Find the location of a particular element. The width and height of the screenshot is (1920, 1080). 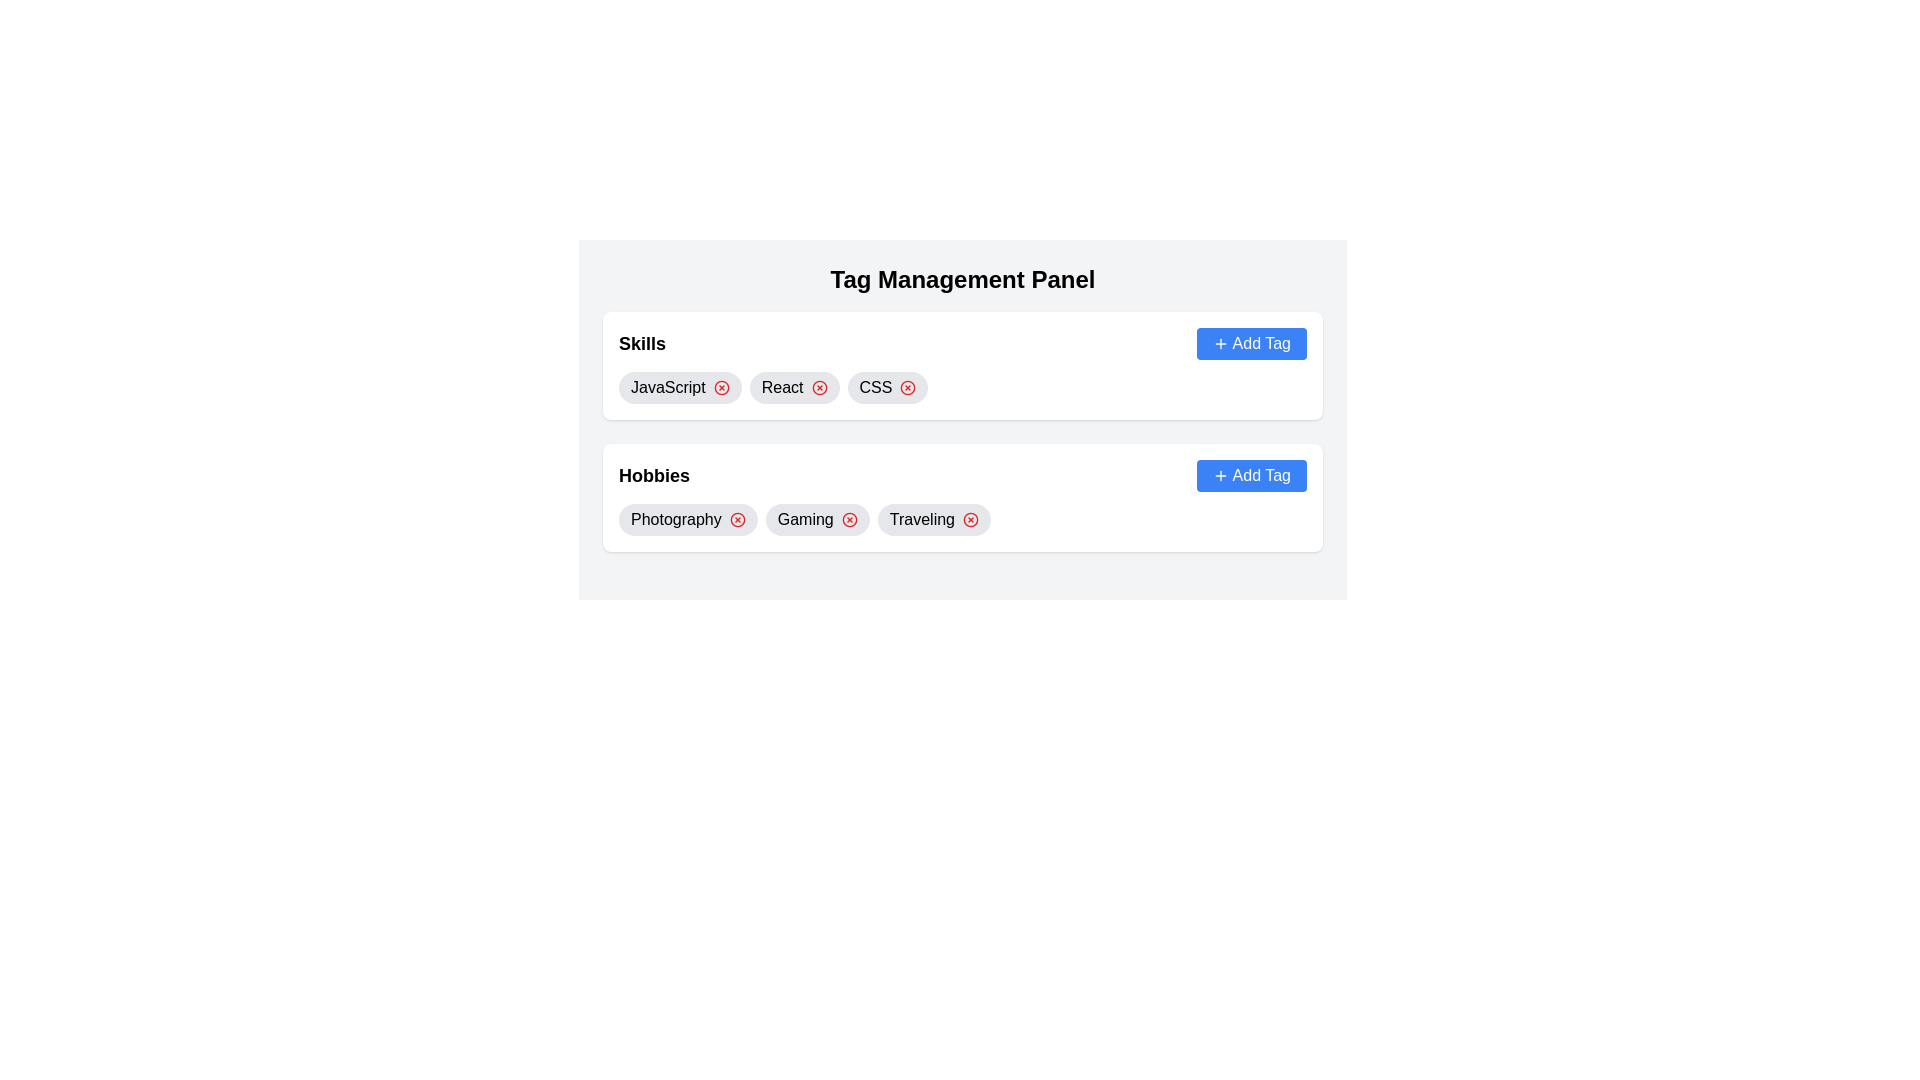

the button located at the top-right corner of the 'Skills' section is located at coordinates (1250, 342).